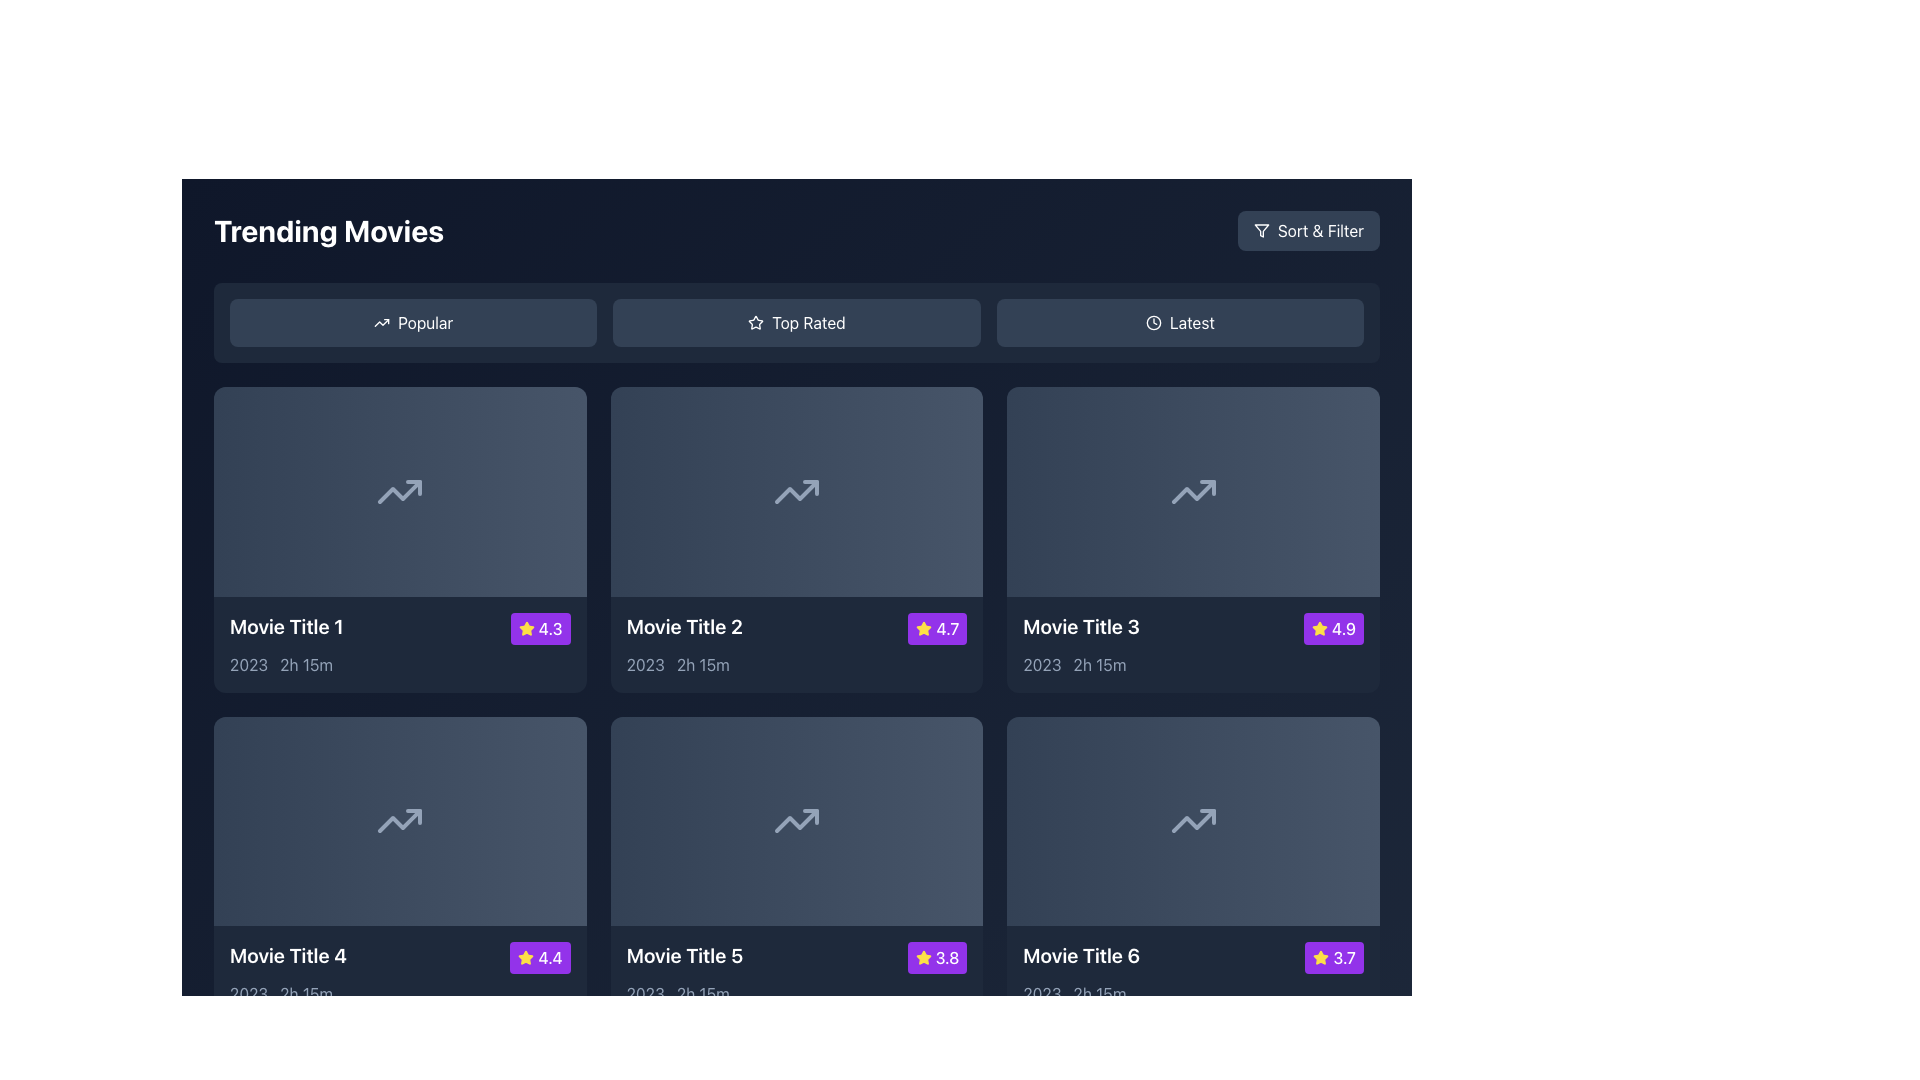  Describe the element at coordinates (1193, 821) in the screenshot. I see `the trend icon located in the lower-right section of the grid of movie cards for 'Movie Title 6'` at that location.